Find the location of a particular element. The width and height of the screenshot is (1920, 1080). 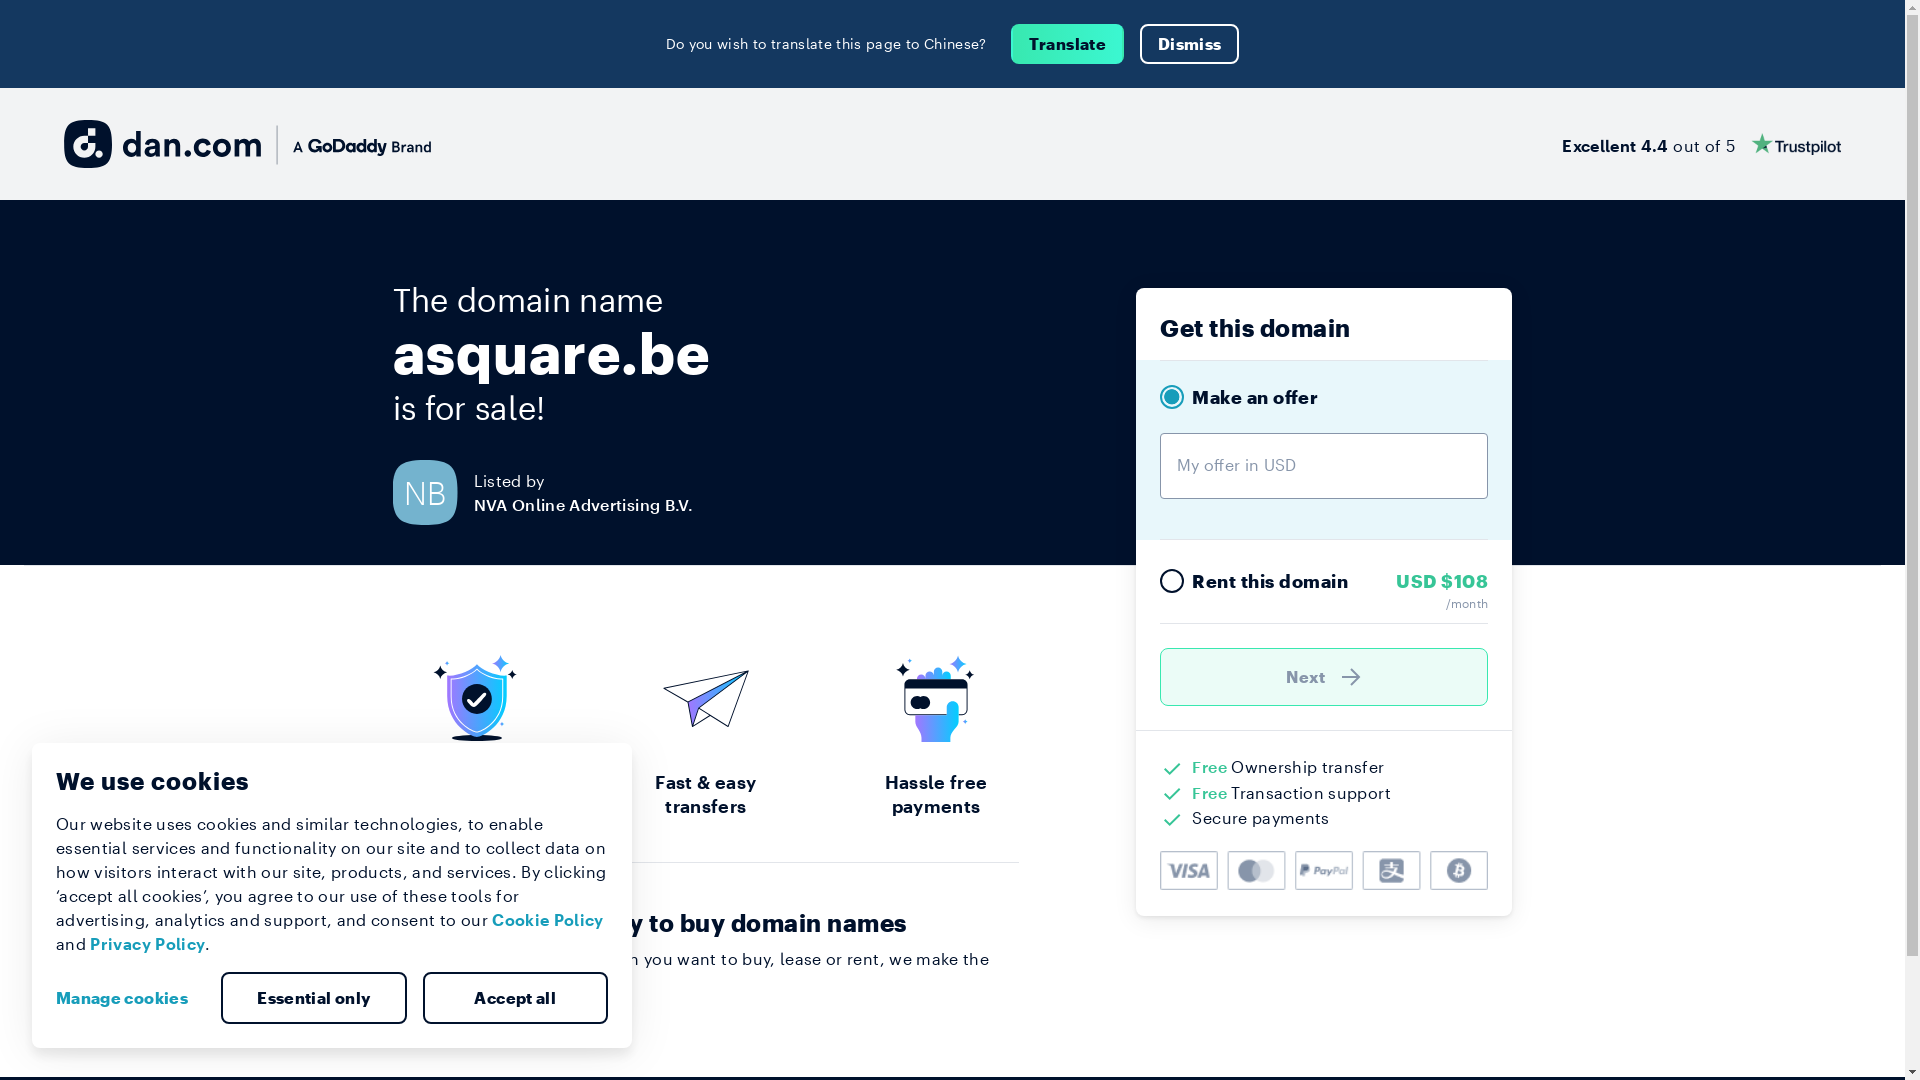

'Next is located at coordinates (1324, 676).